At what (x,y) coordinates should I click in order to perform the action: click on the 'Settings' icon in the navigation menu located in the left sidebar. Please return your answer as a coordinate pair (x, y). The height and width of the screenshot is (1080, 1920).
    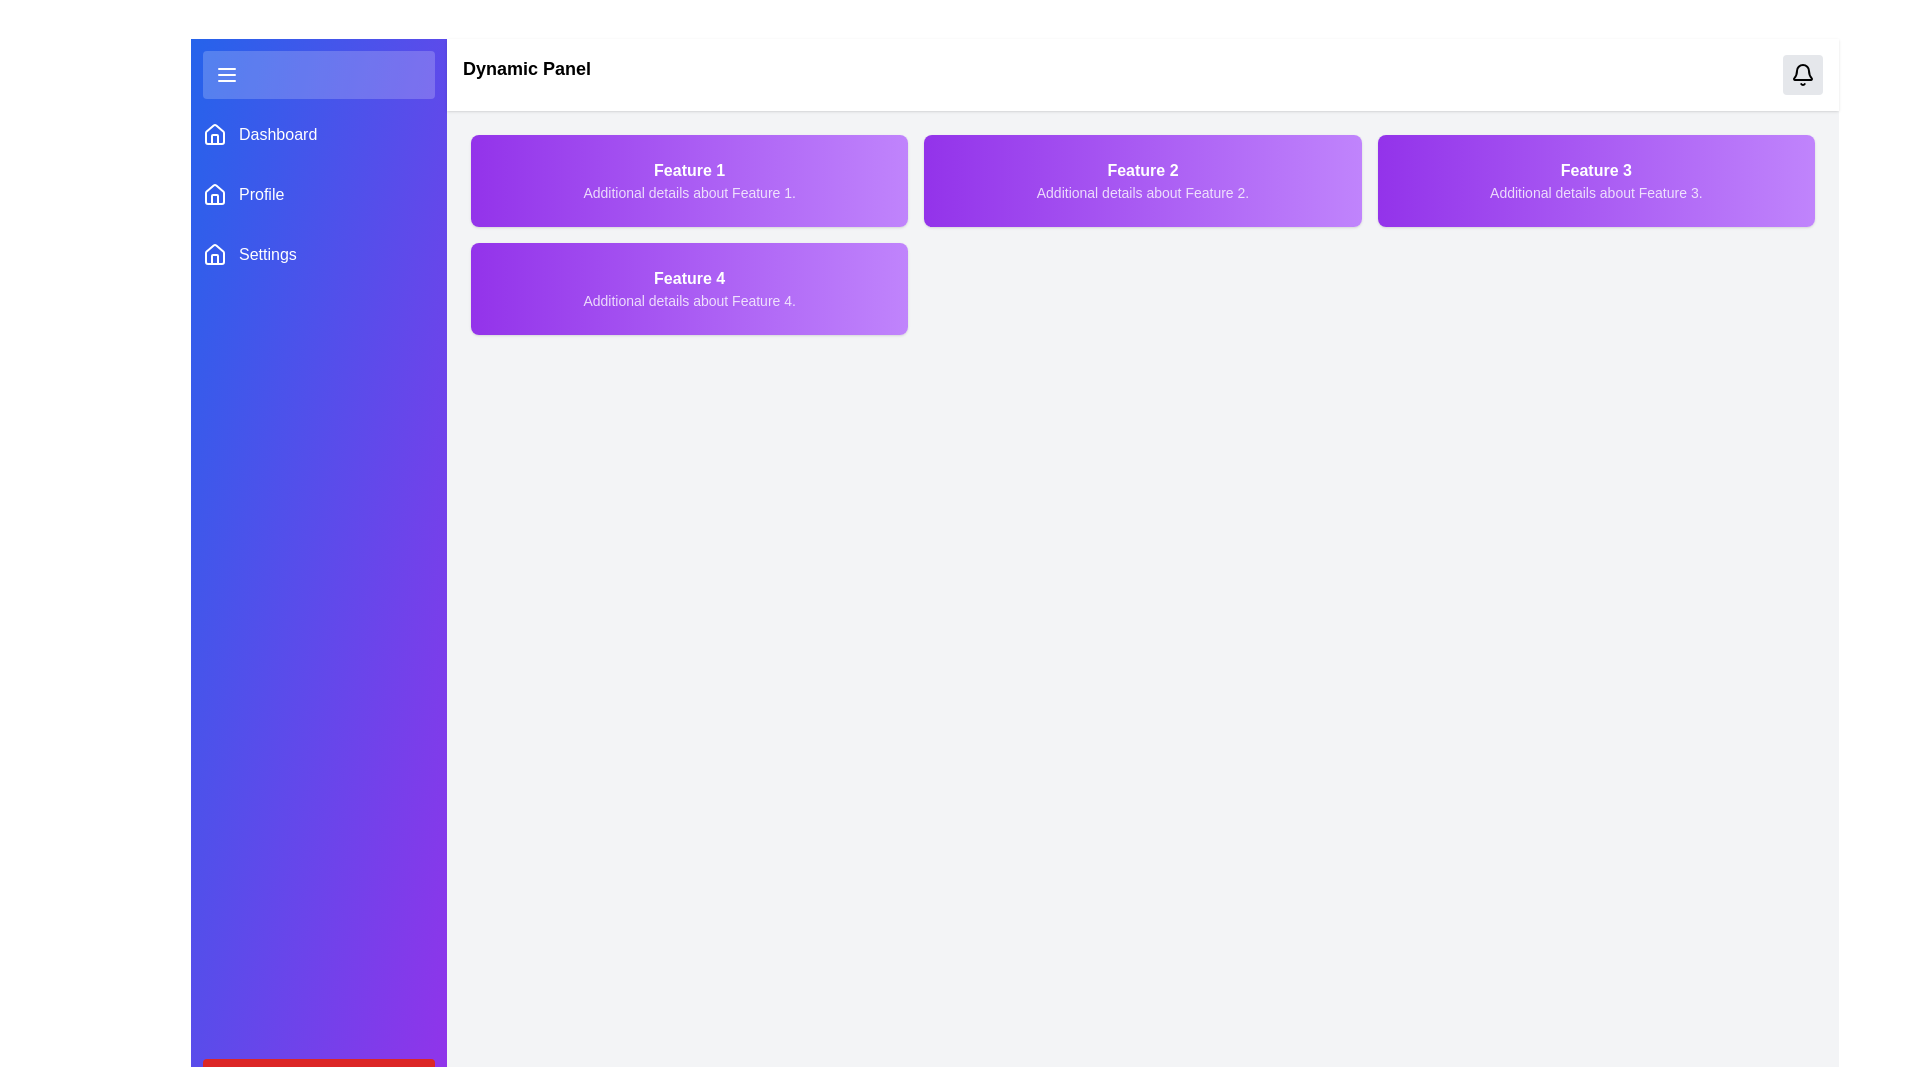
    Looking at the image, I should click on (215, 253).